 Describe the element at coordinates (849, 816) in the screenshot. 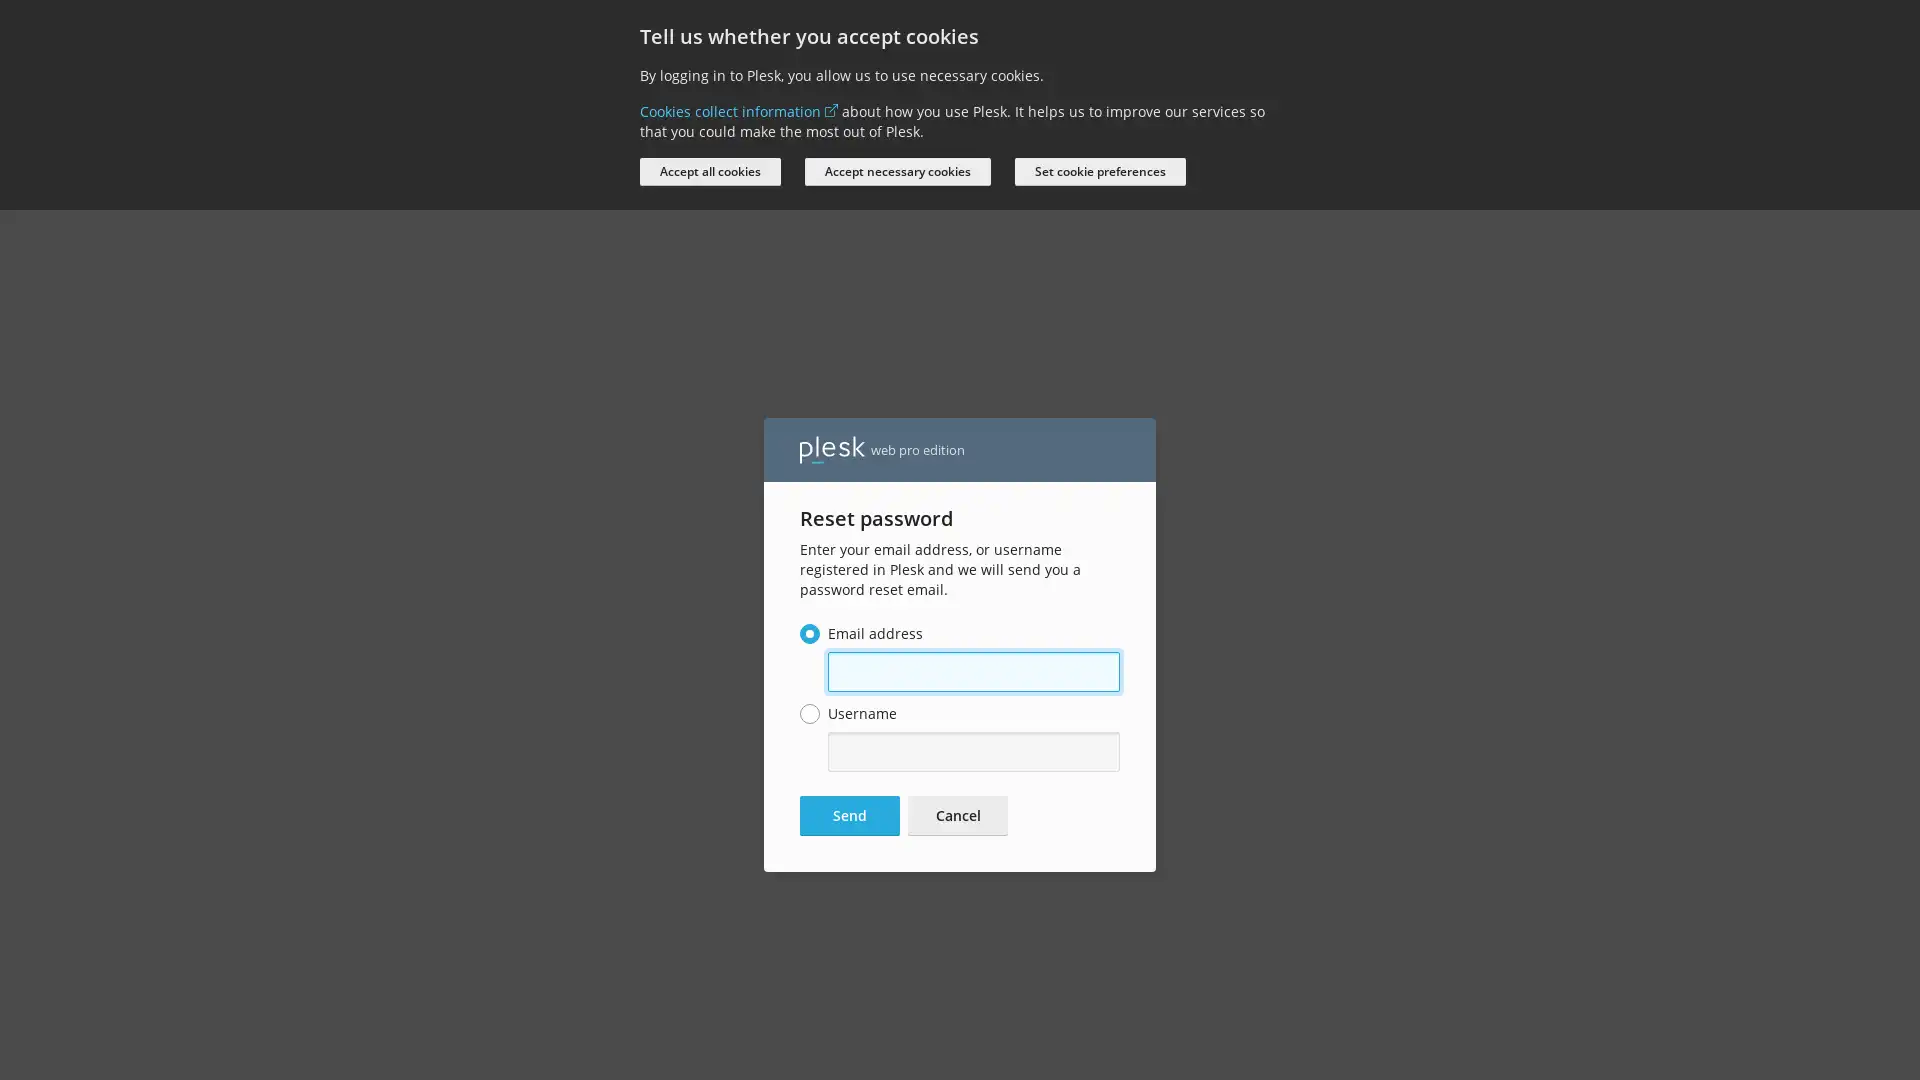

I see `Send` at that location.